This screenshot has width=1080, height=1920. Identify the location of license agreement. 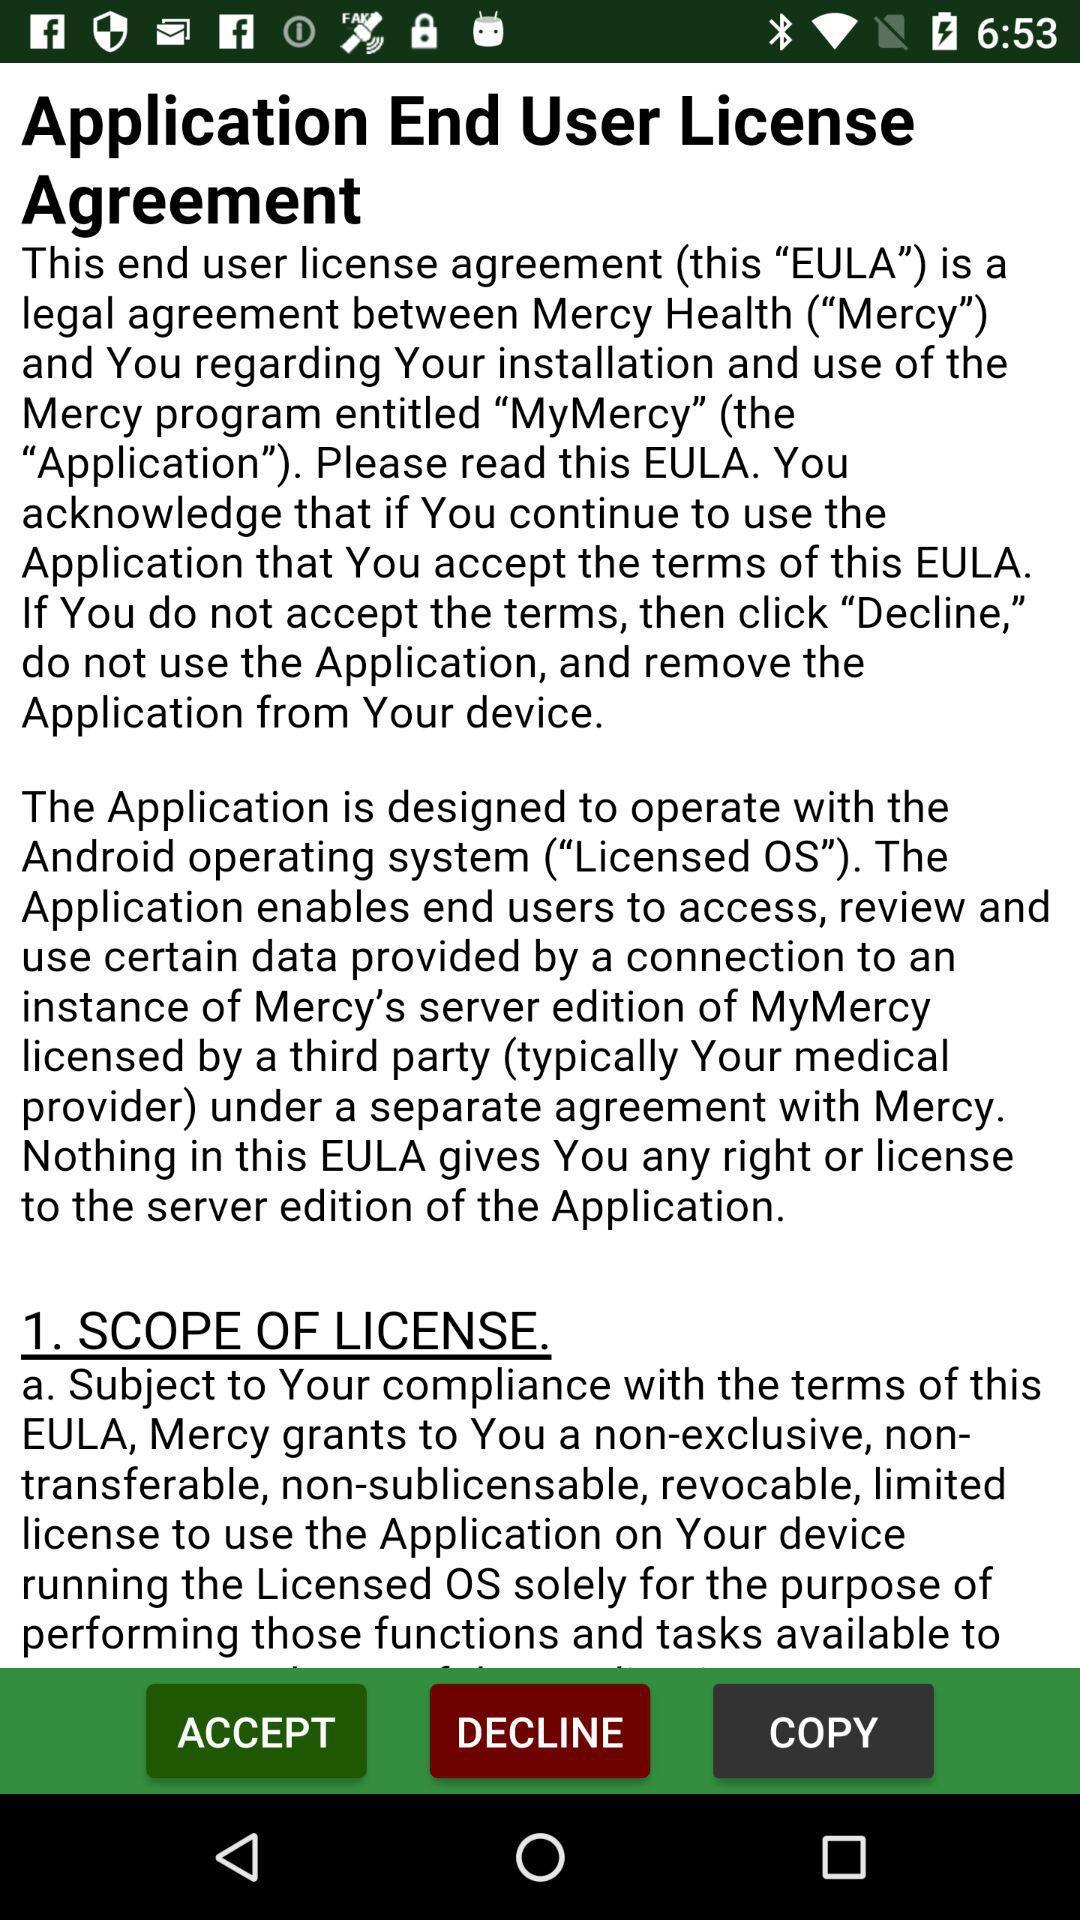
(540, 865).